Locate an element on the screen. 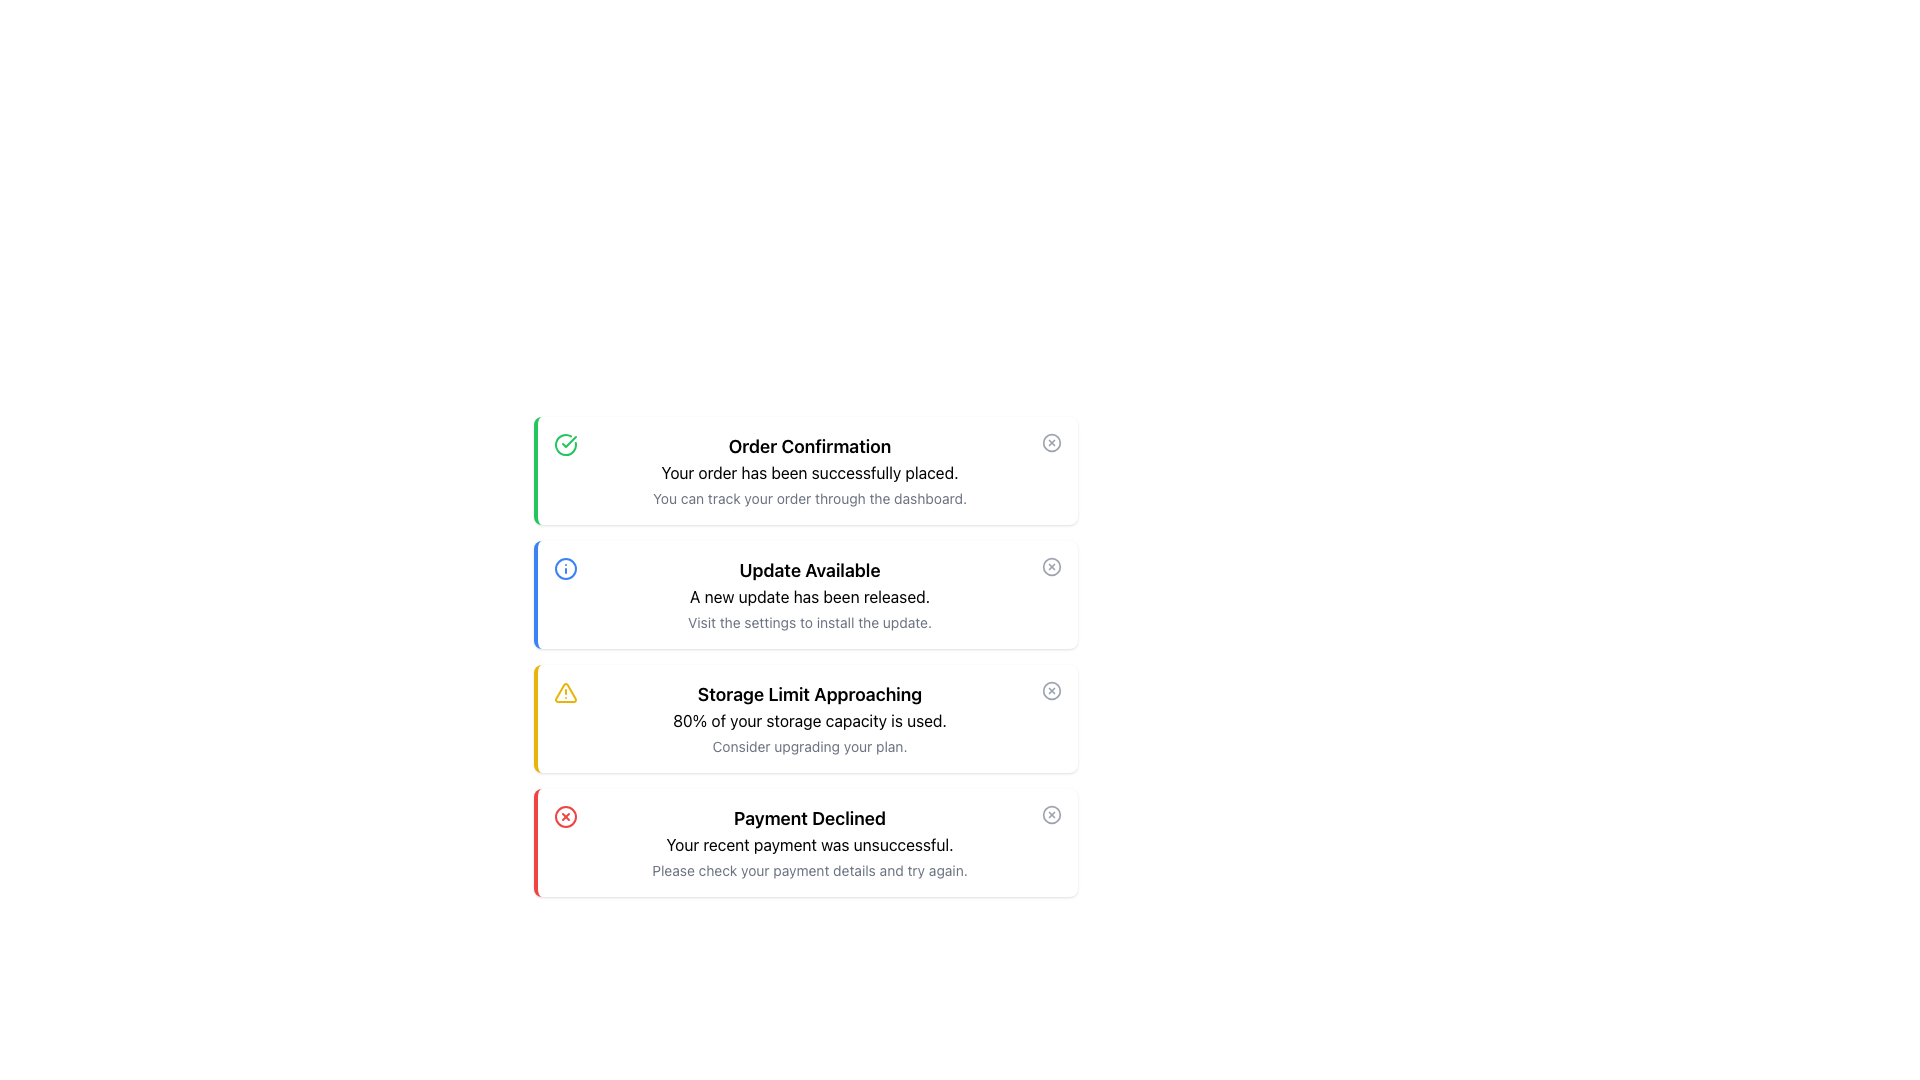 The image size is (1920, 1080). the bold text label reading 'Storage Limit Approaching' in the warning notification card, which is the first line of text in the third notification card is located at coordinates (810, 693).